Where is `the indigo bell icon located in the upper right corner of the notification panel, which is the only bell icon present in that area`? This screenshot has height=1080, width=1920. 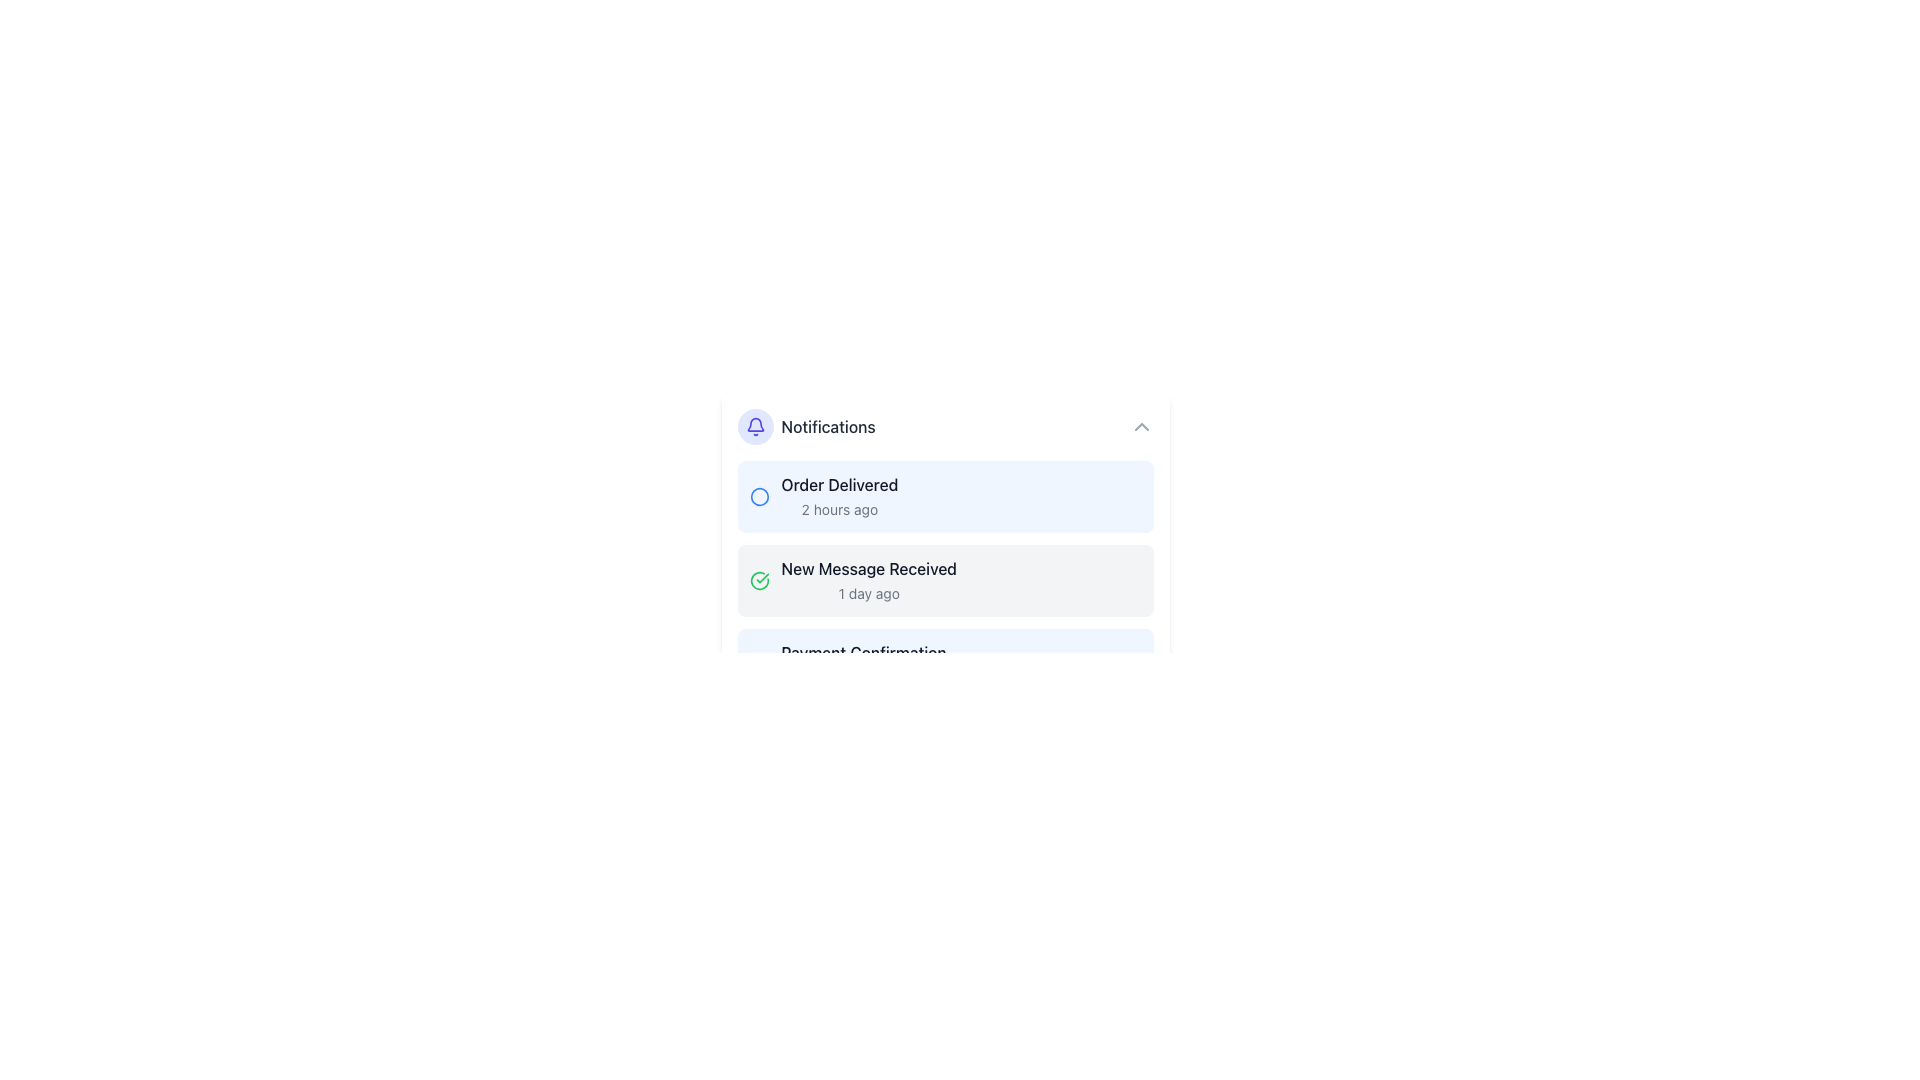
the indigo bell icon located in the upper right corner of the notification panel, which is the only bell icon present in that area is located at coordinates (754, 426).